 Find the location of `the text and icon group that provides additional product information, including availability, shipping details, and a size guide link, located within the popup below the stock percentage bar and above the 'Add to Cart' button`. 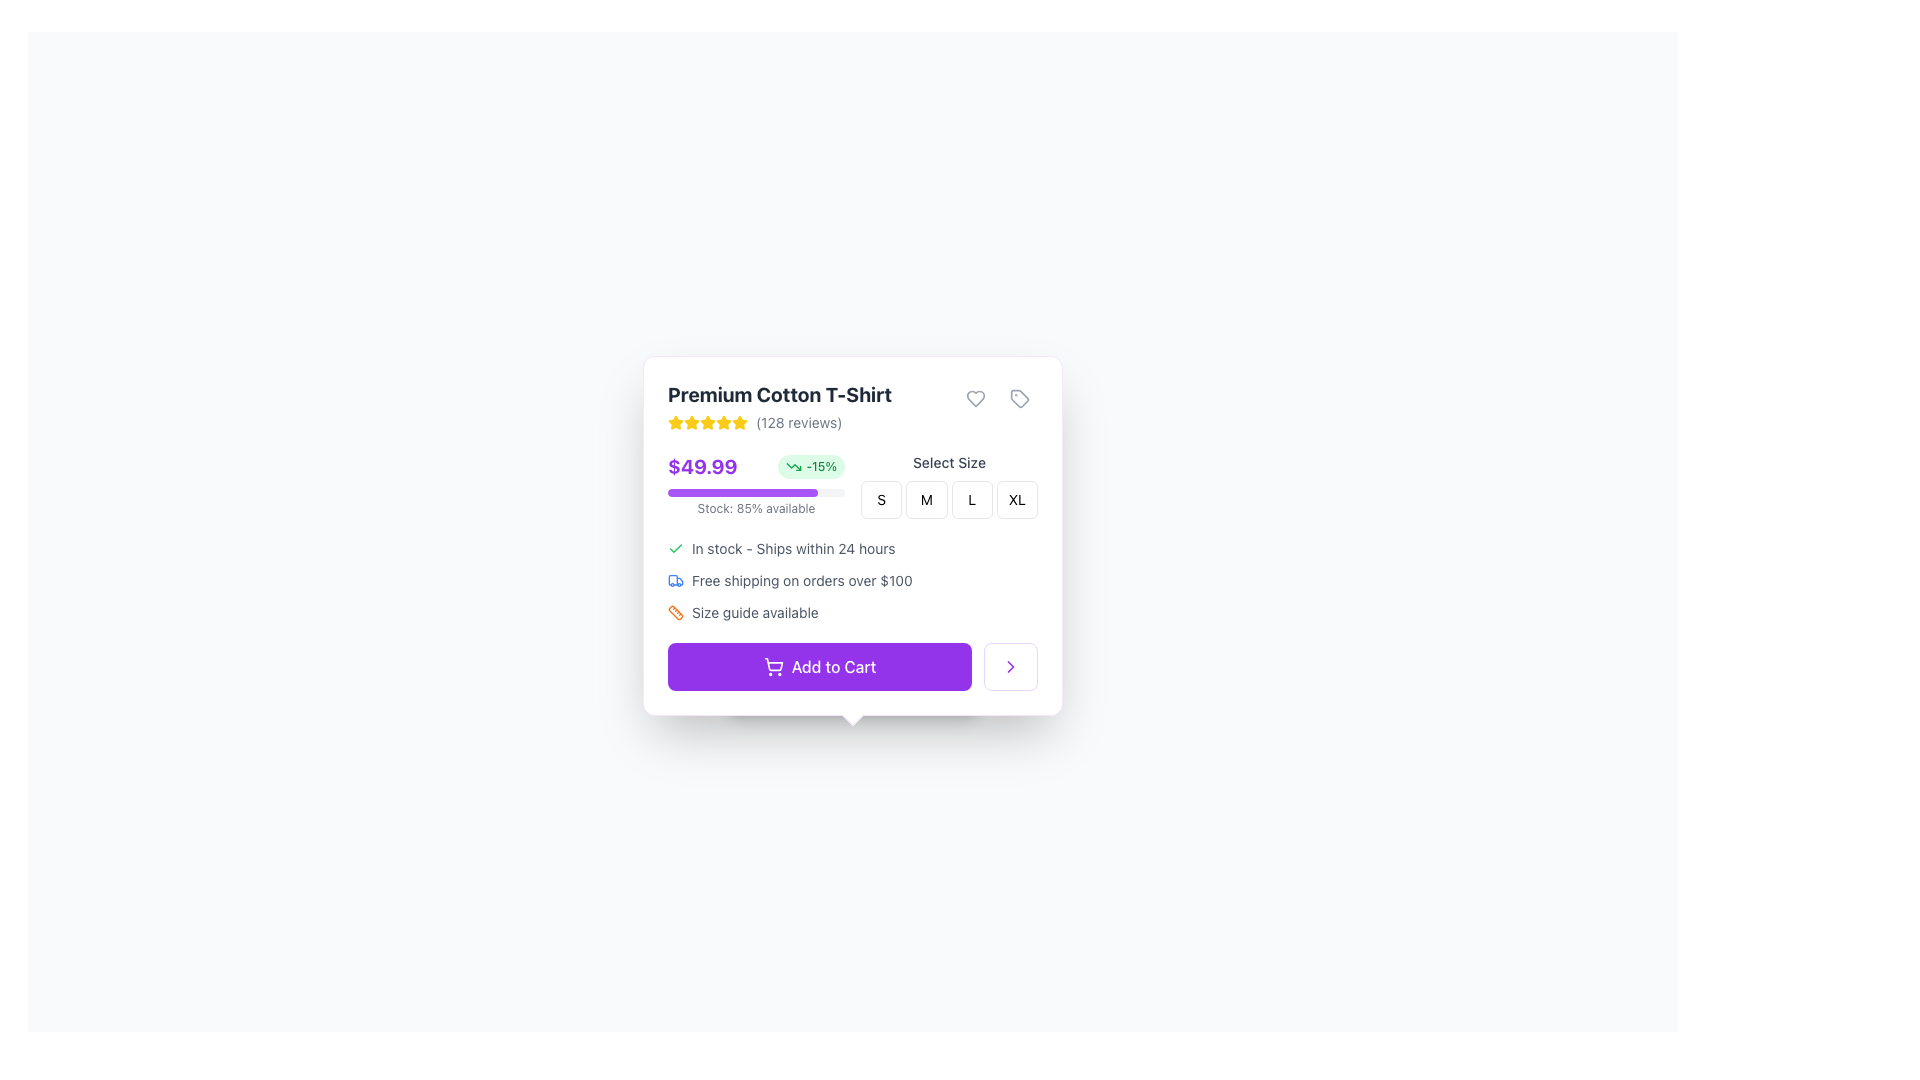

the text and icon group that provides additional product information, including availability, shipping details, and a size guide link, located within the popup below the stock percentage bar and above the 'Add to Cart' button is located at coordinates (853, 581).